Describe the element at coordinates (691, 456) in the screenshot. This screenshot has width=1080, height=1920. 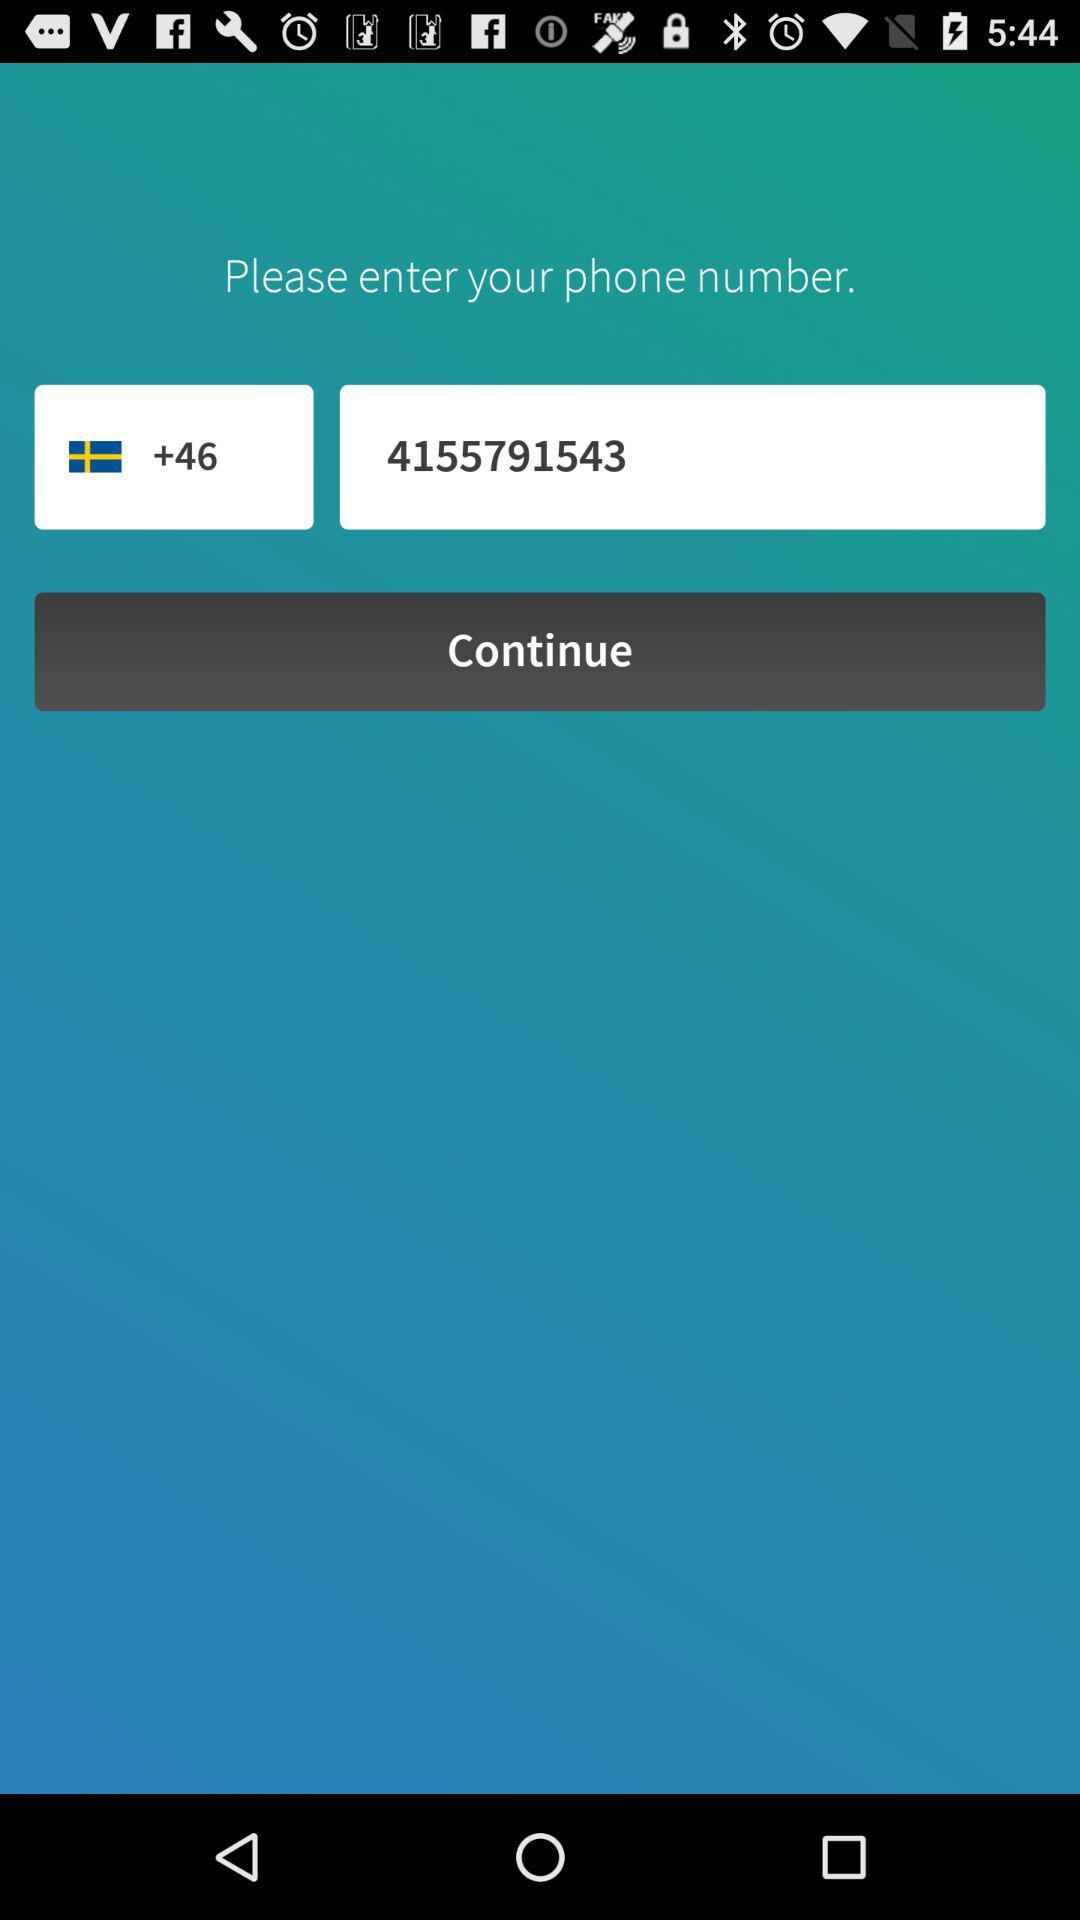
I see `4155791543 icon` at that location.